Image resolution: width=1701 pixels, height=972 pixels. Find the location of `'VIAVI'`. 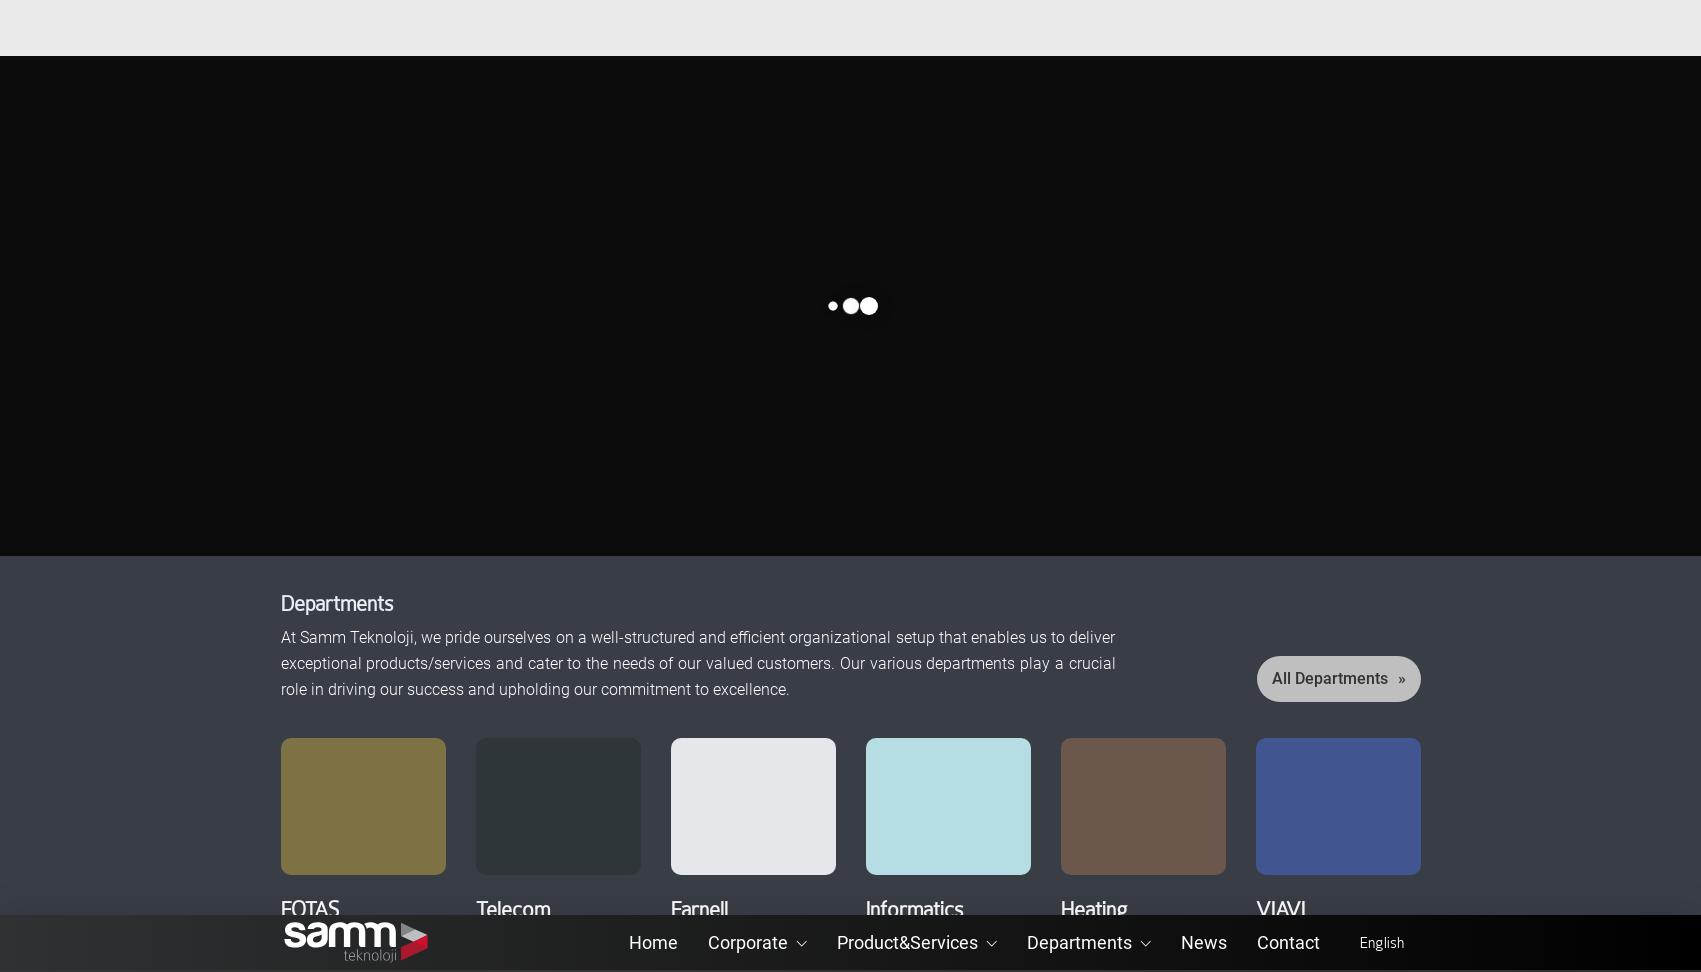

'VIAVI' is located at coordinates (1045, 260).